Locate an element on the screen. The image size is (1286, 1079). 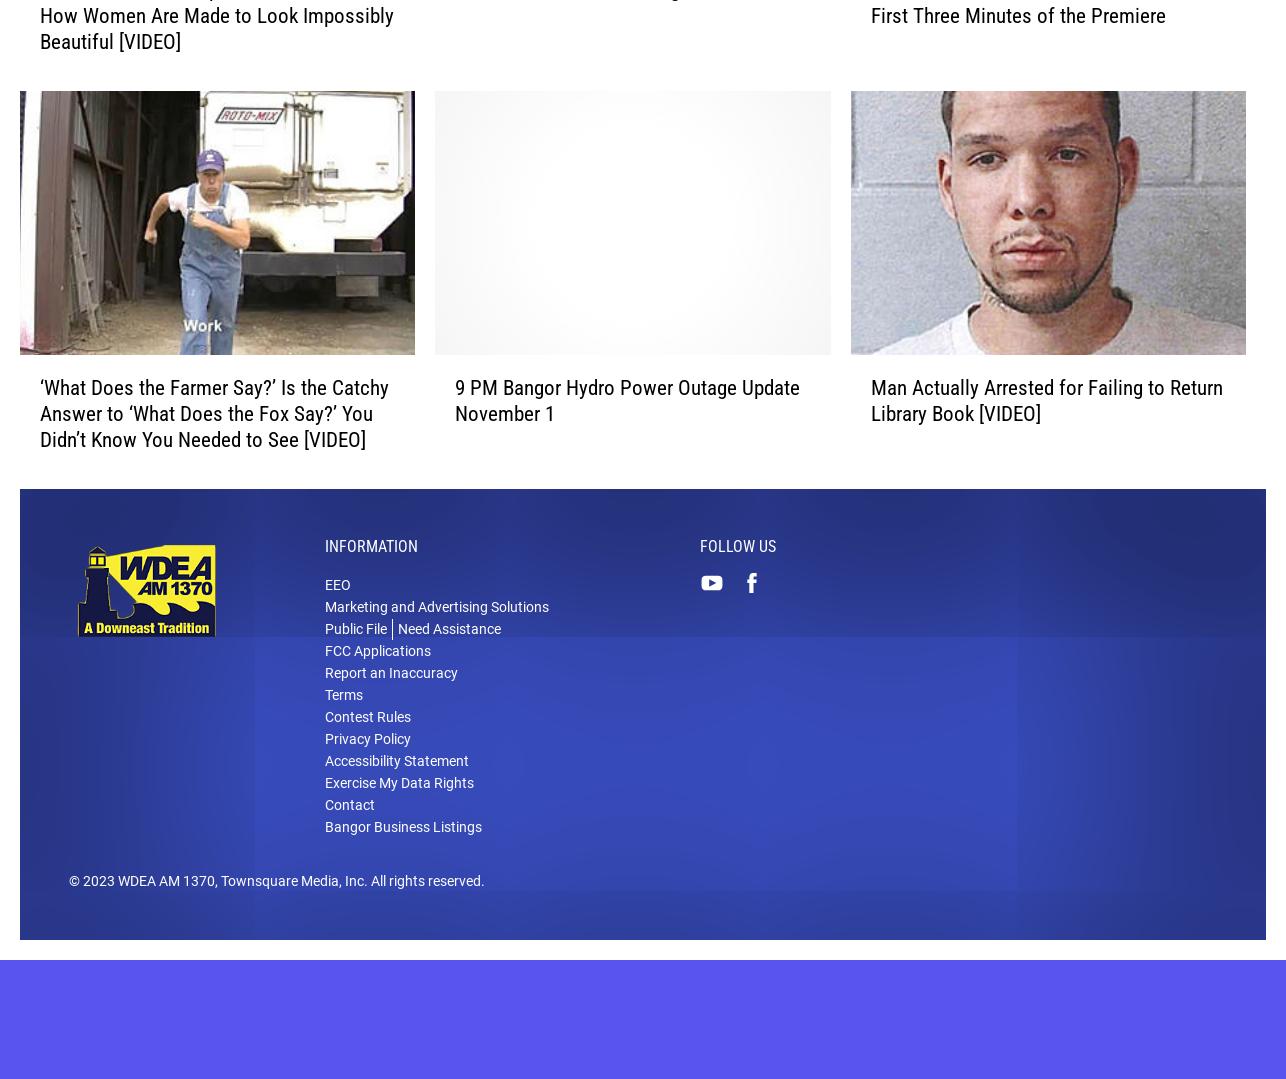
'Man Actually Arrested for Failing to Return Library Book [VIDEO]' is located at coordinates (1045, 432).